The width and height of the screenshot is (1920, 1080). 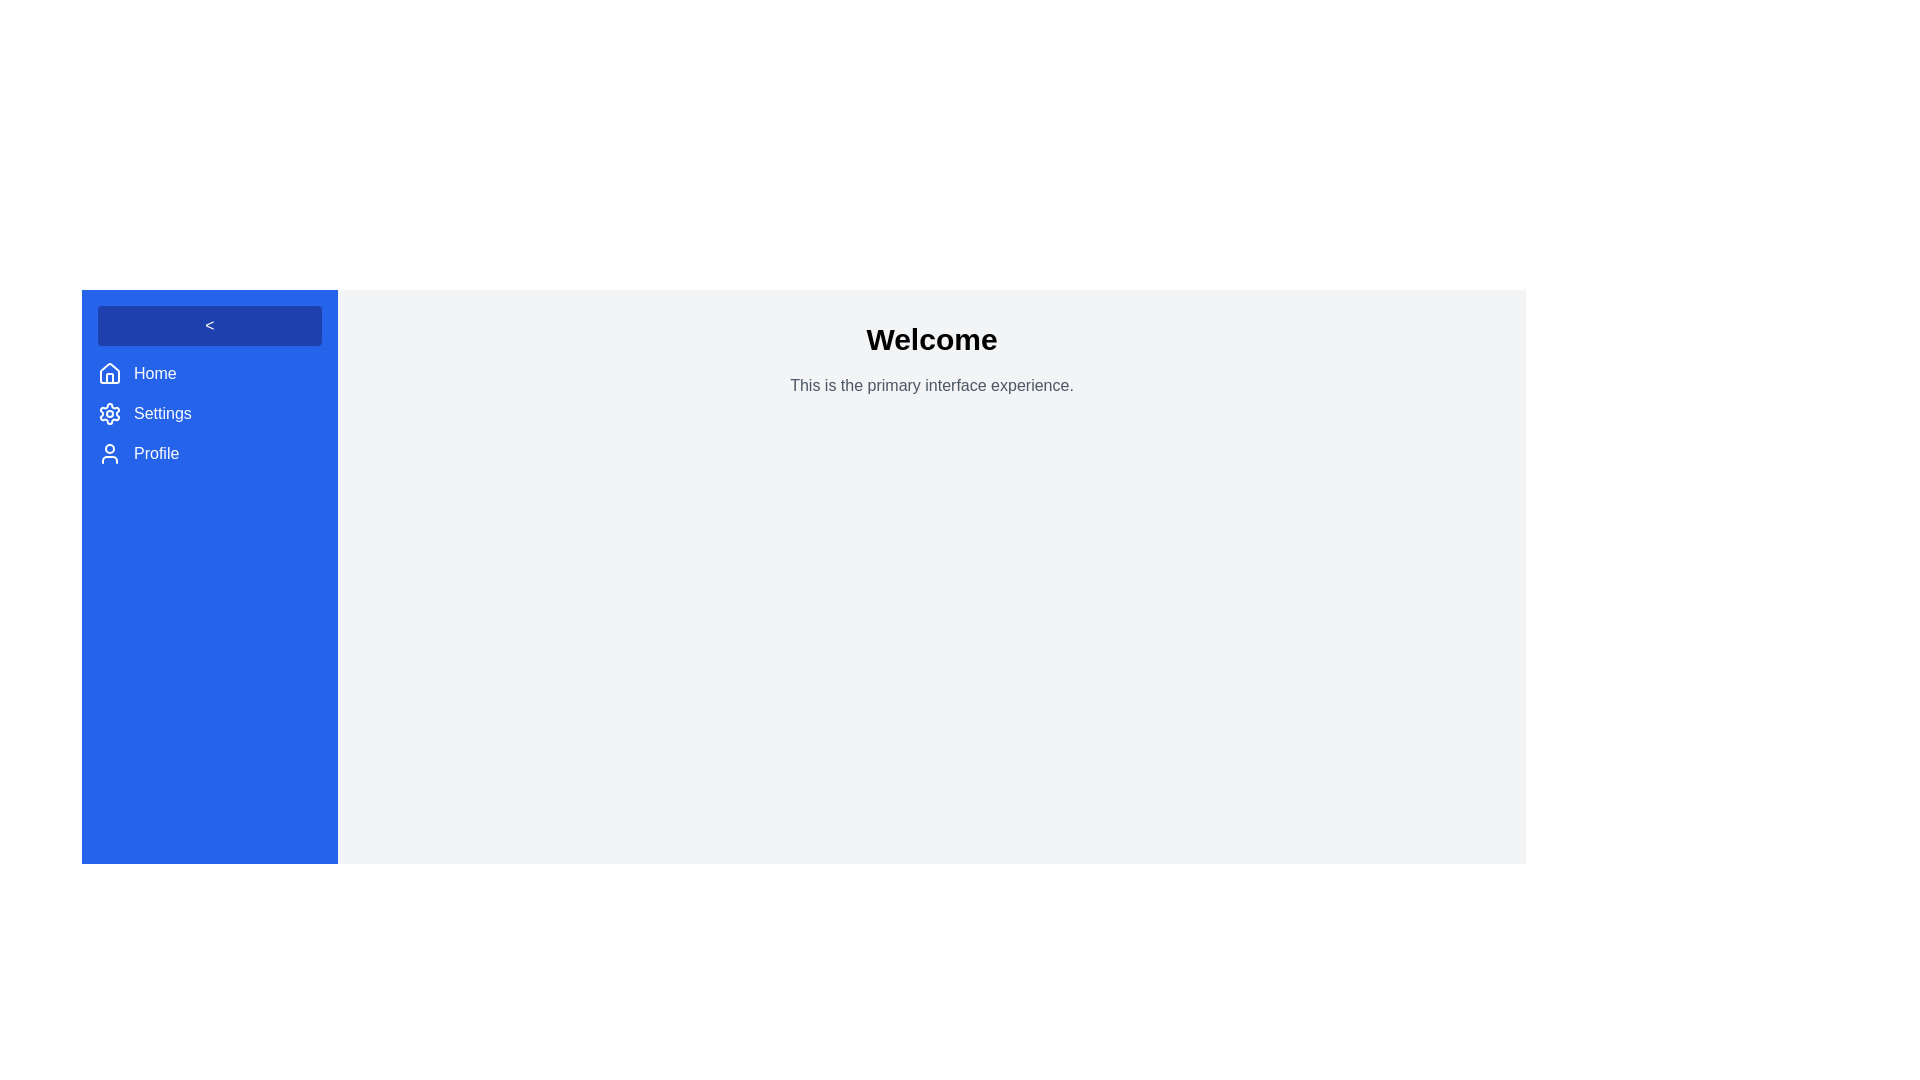 I want to click on the 'Home' icon located at the top of the left sidebar, so click(x=109, y=374).